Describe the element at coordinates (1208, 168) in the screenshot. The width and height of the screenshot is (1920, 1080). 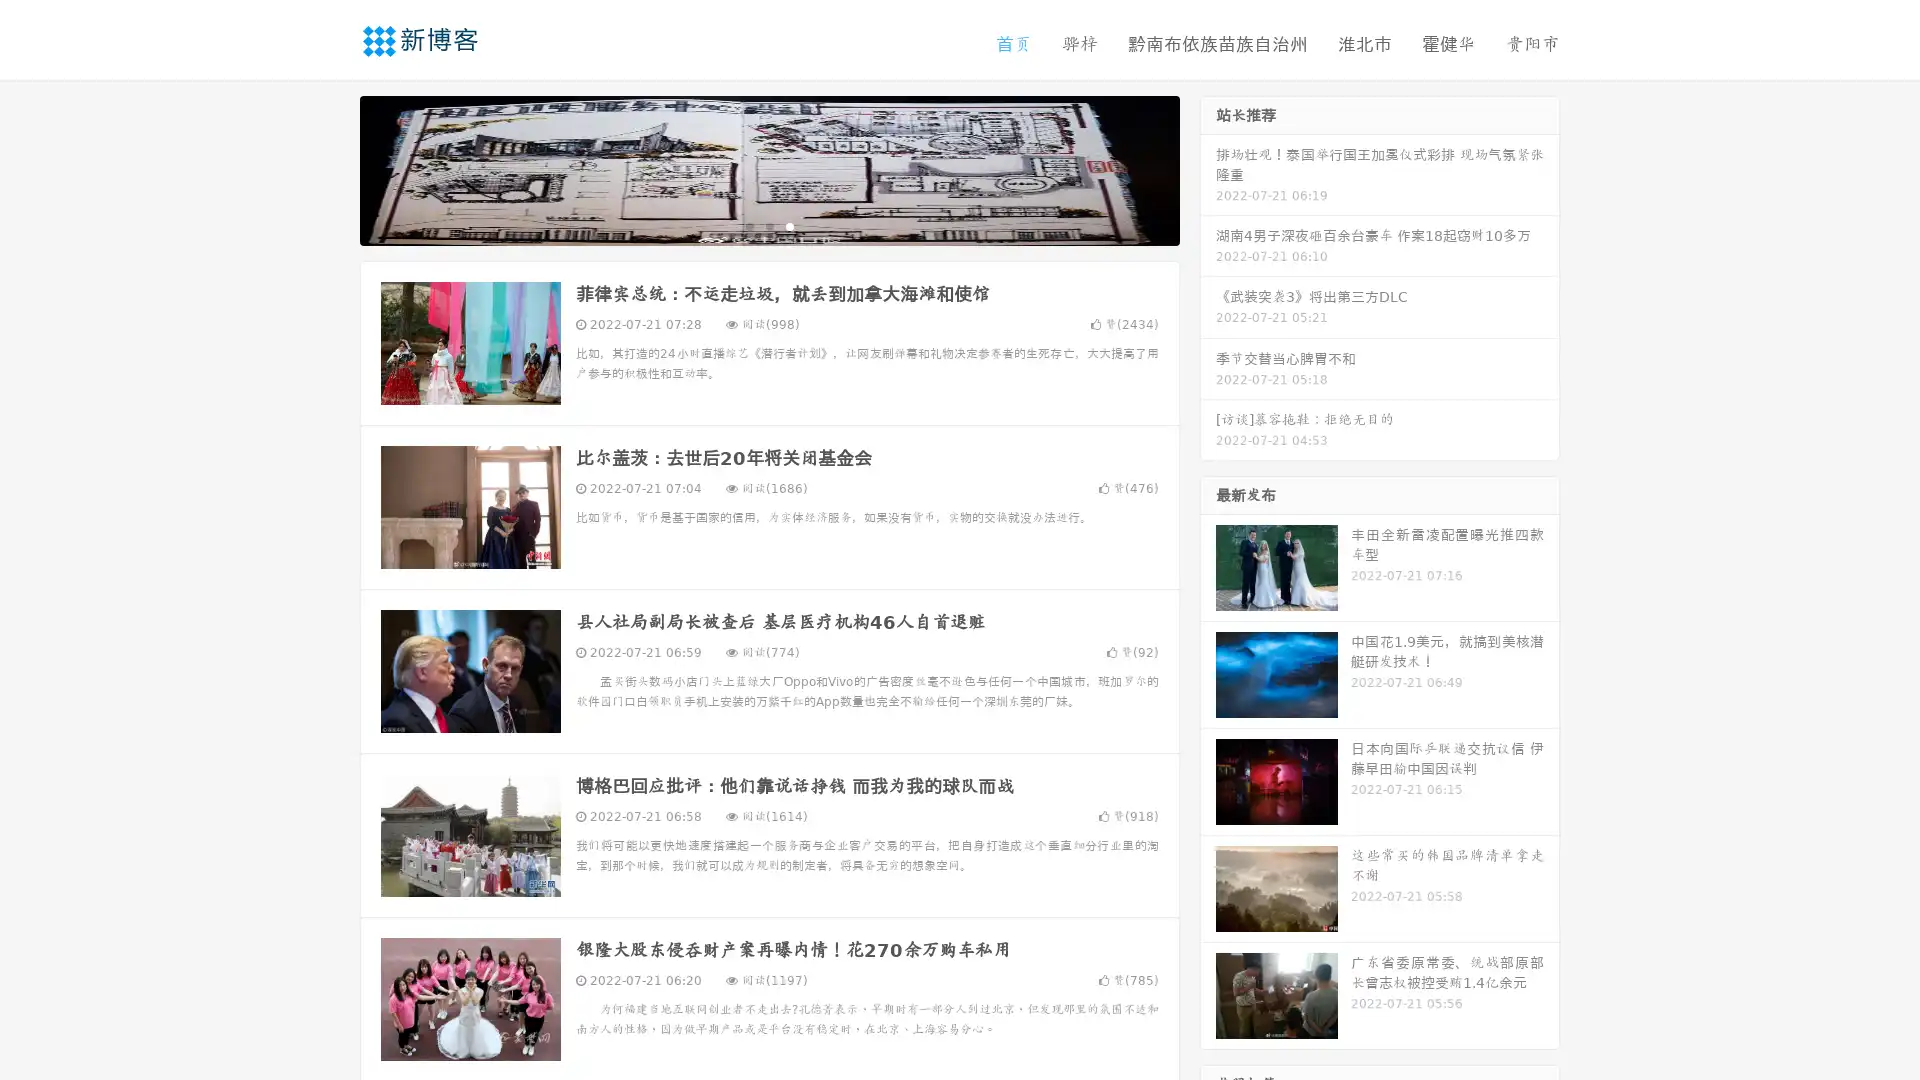
I see `Next slide` at that location.